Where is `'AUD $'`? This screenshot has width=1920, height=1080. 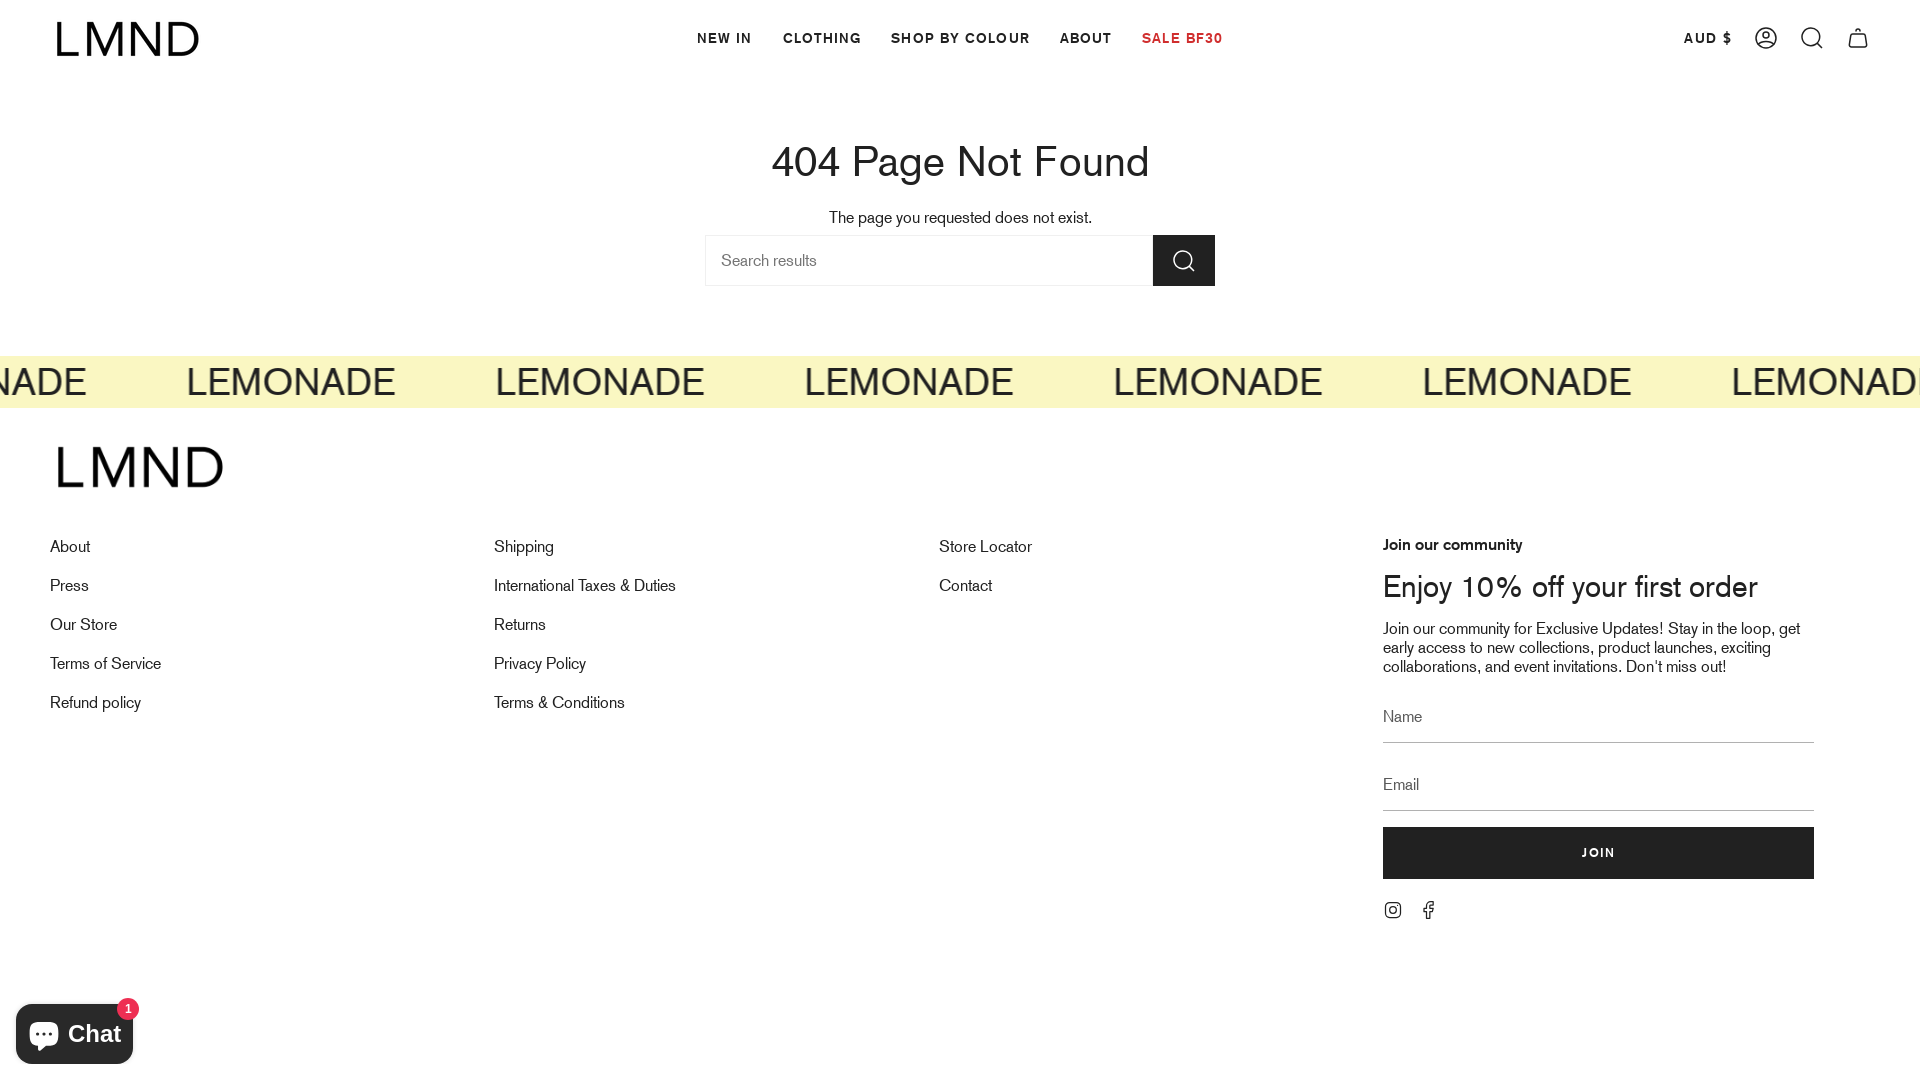
'AUD $' is located at coordinates (1673, 38).